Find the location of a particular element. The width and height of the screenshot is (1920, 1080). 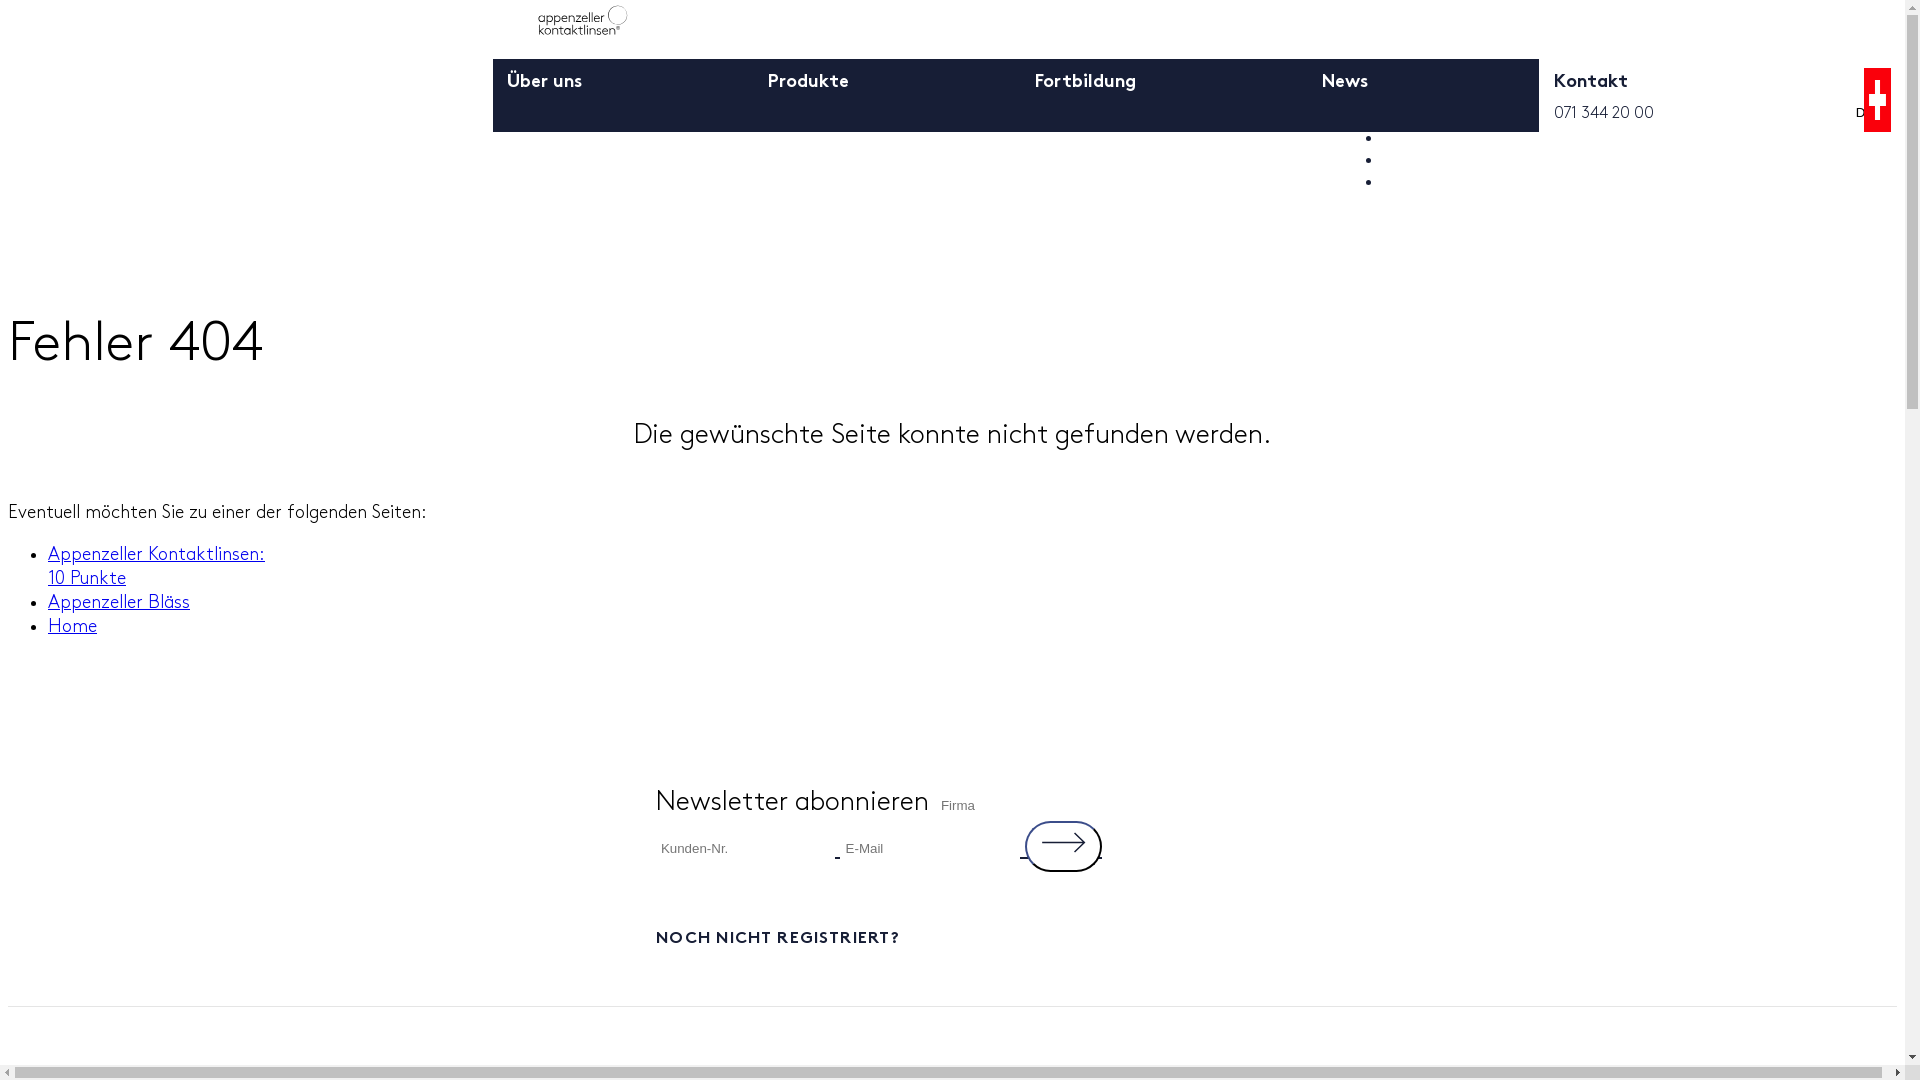

'071 344 20 00' is located at coordinates (1553, 112).